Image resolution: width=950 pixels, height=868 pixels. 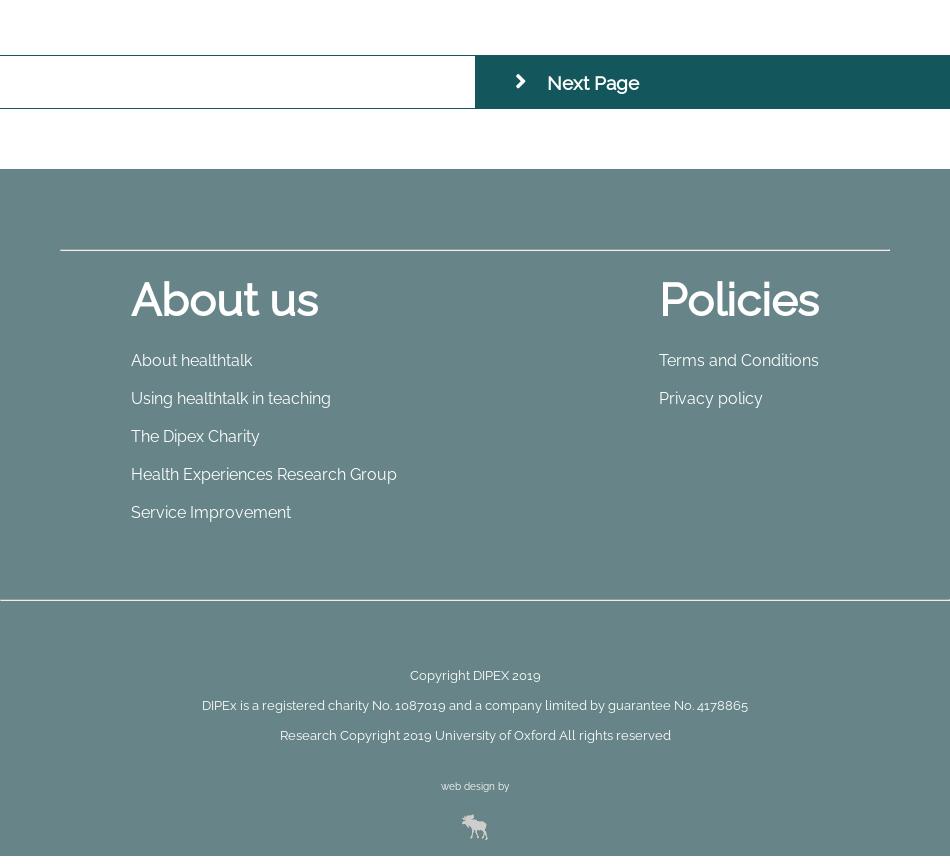 I want to click on 'Policies', so click(x=738, y=299).